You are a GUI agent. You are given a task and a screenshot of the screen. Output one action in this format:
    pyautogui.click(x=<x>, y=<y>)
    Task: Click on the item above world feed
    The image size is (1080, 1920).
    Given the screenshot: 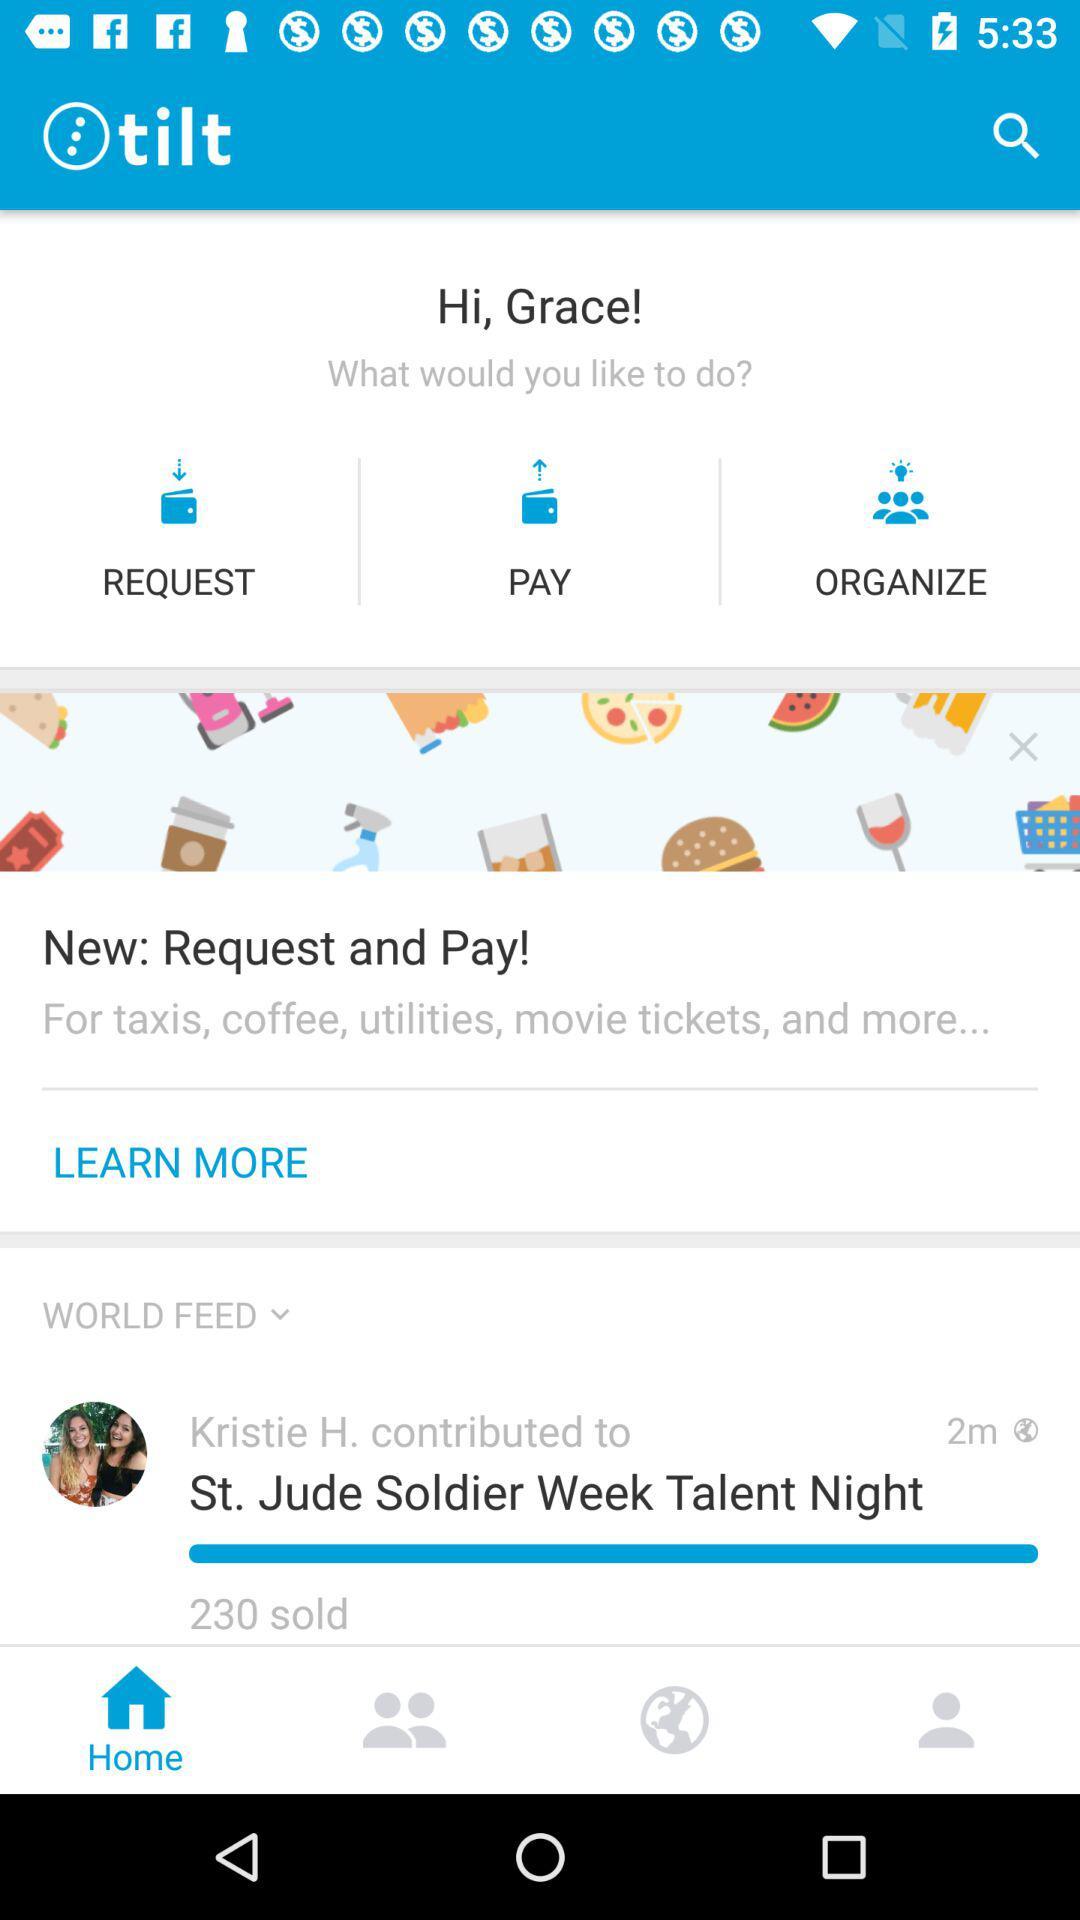 What is the action you would take?
    pyautogui.click(x=540, y=1240)
    